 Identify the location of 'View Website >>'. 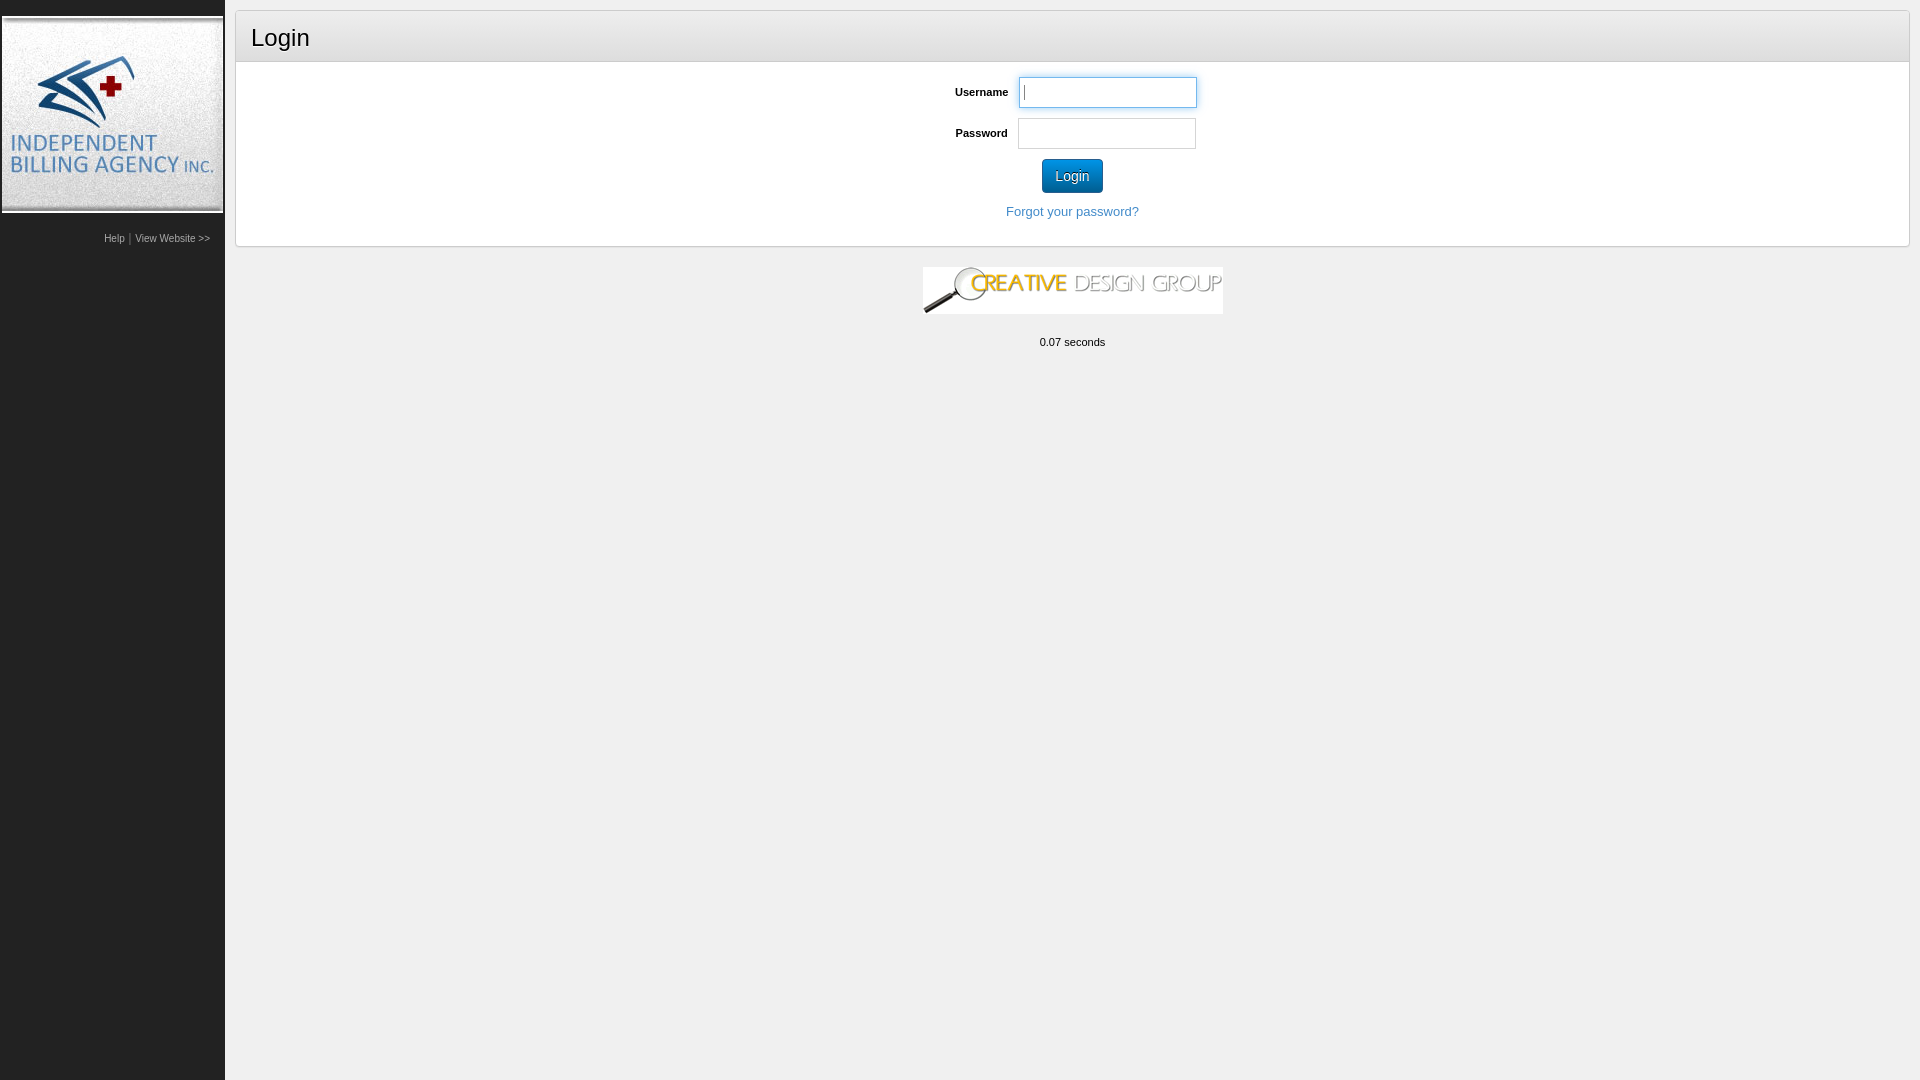
(172, 237).